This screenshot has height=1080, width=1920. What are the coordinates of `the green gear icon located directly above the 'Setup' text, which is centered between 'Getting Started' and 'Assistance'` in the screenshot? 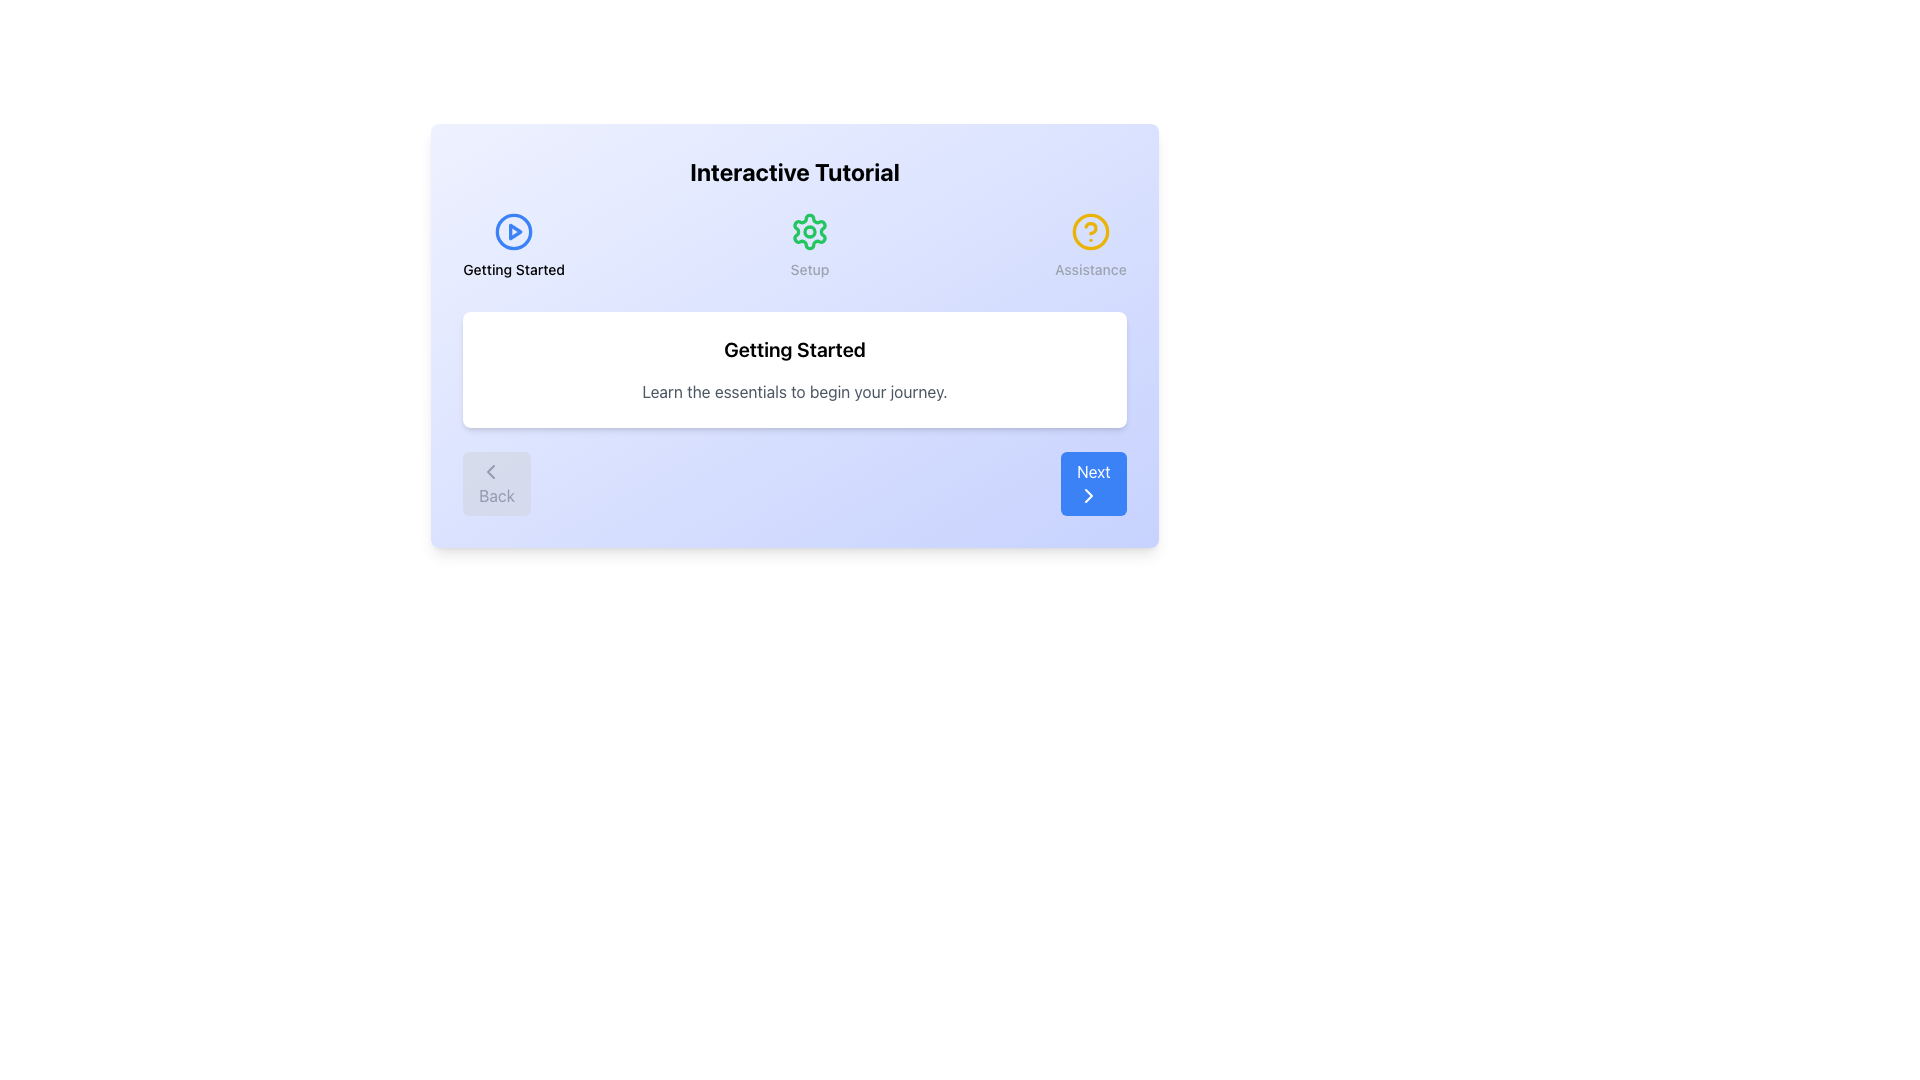 It's located at (810, 230).